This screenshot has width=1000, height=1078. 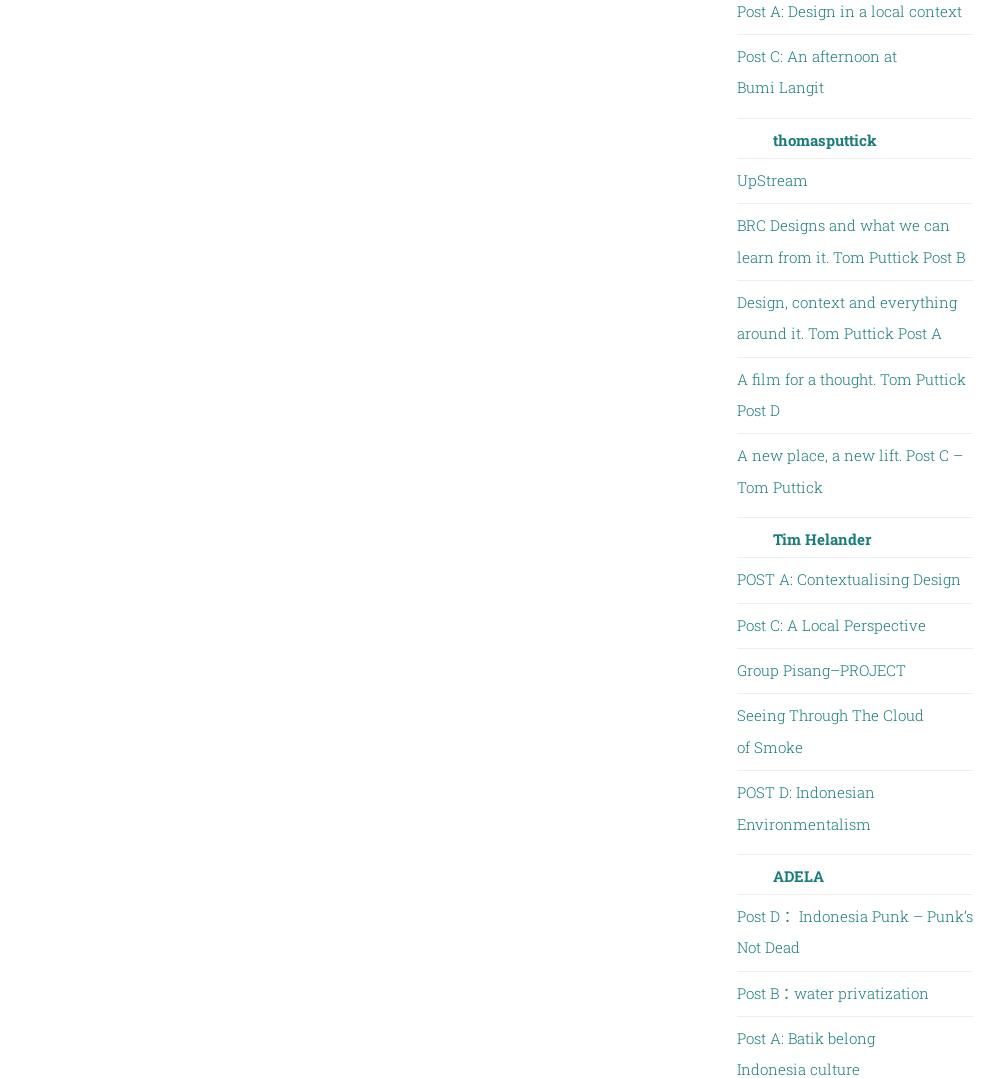 I want to click on 'Post B：water privatization', so click(x=735, y=991).